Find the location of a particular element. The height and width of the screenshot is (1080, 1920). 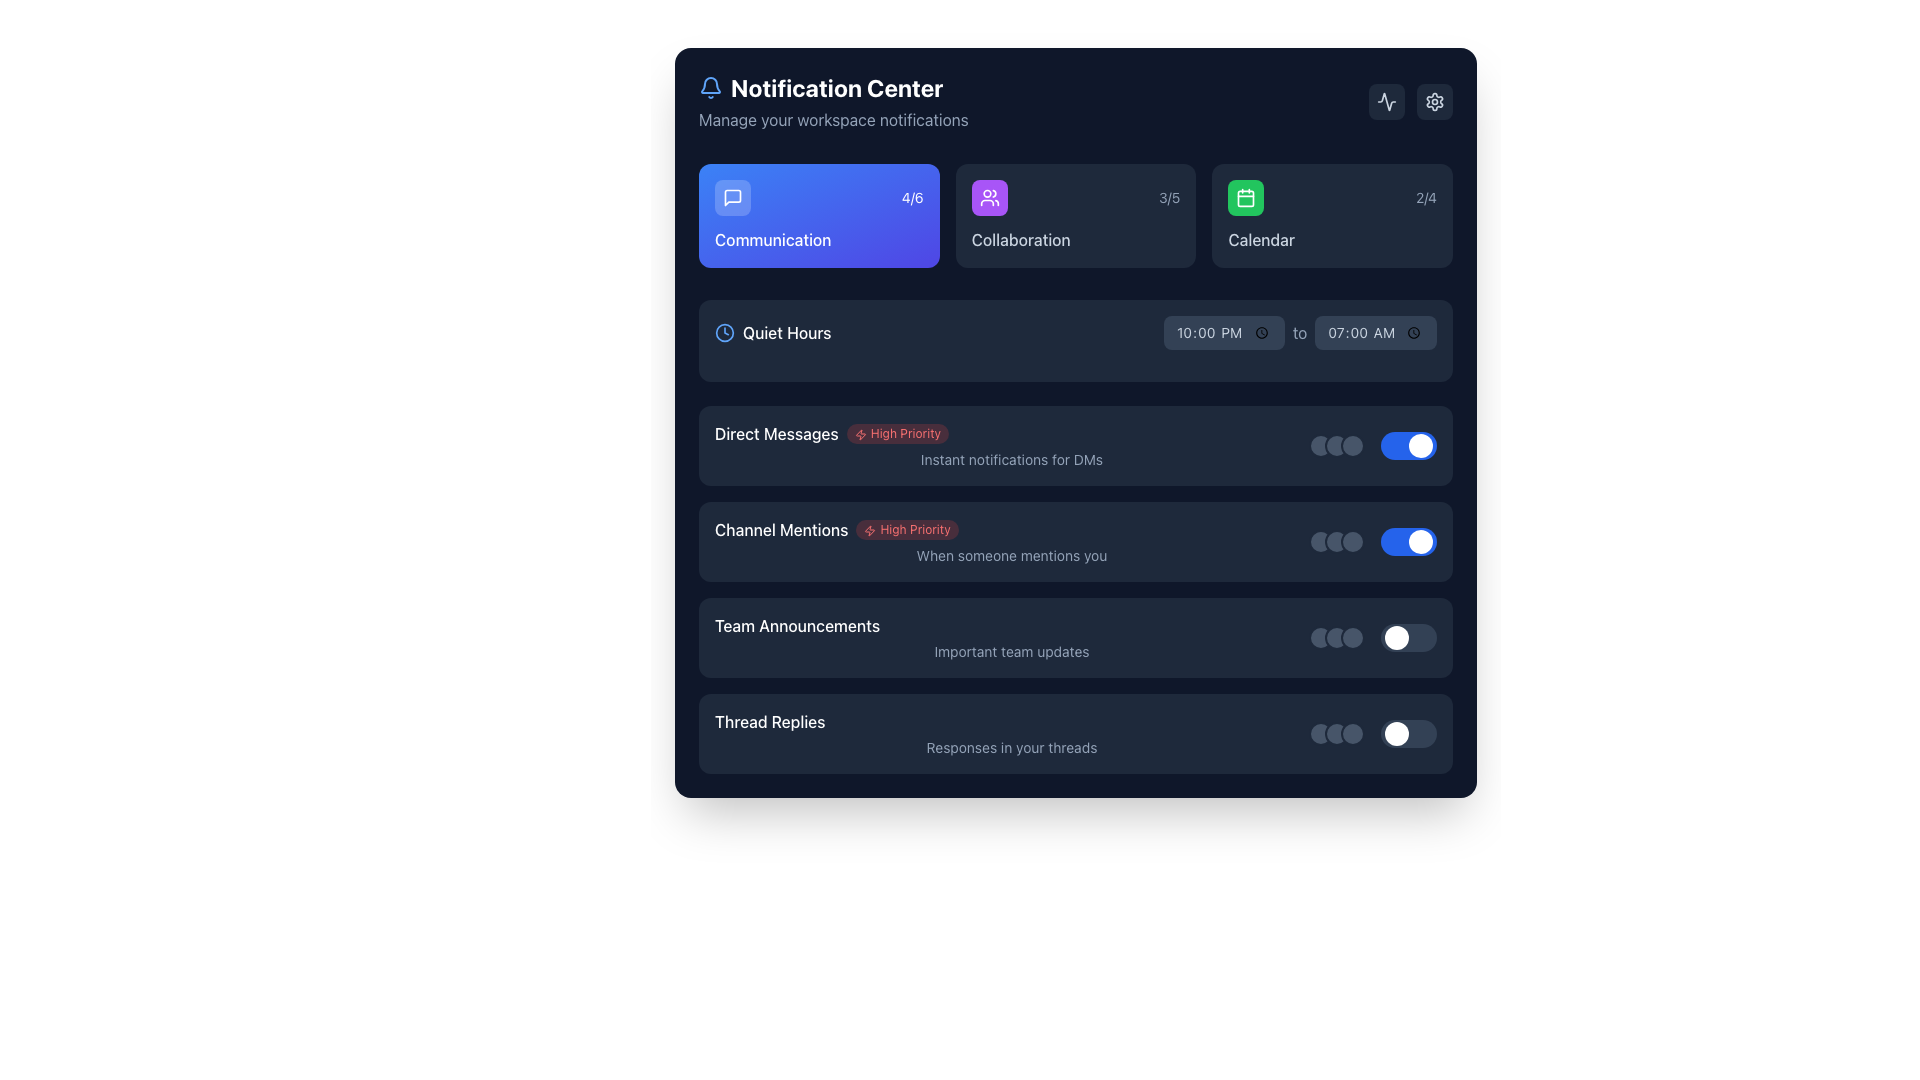

the Time input field located to the left of the 'to' label in the 'Quiet Hours' section is located at coordinates (1223, 331).